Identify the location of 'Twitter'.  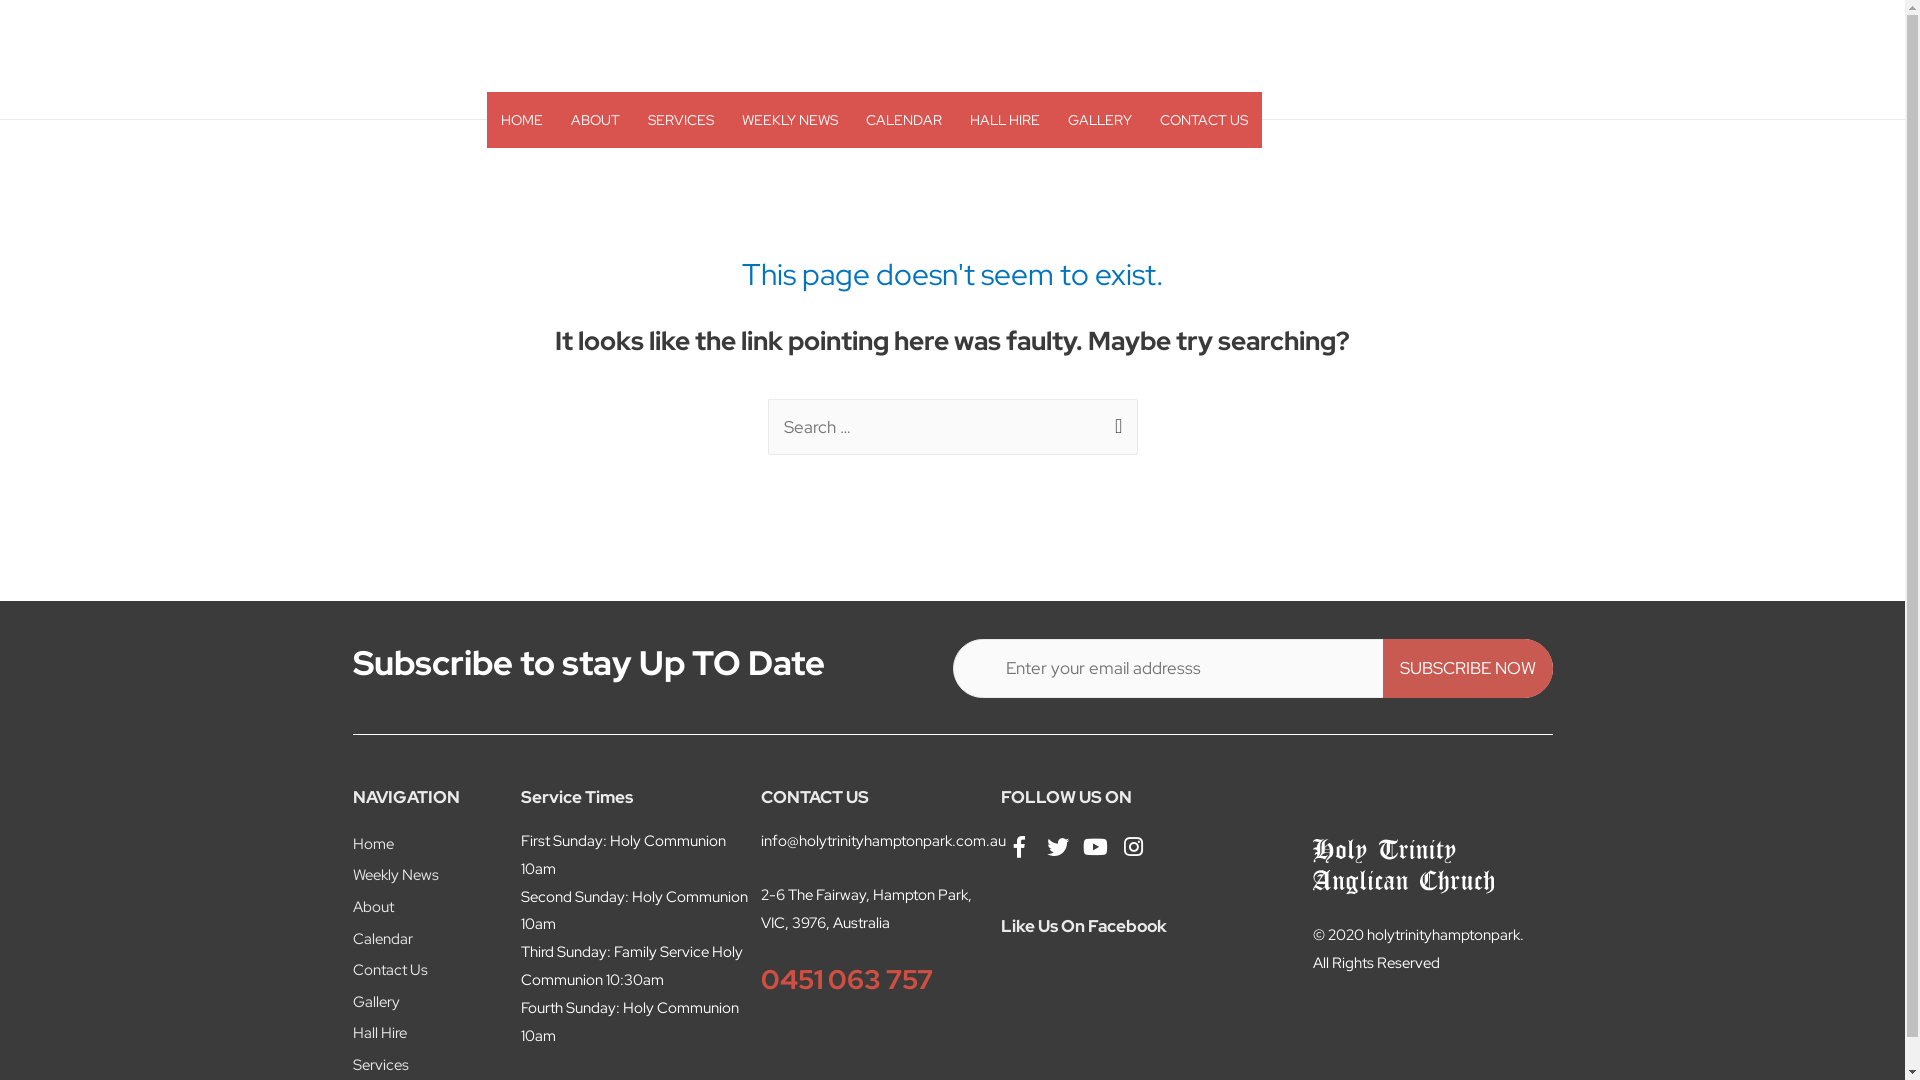
(1040, 847).